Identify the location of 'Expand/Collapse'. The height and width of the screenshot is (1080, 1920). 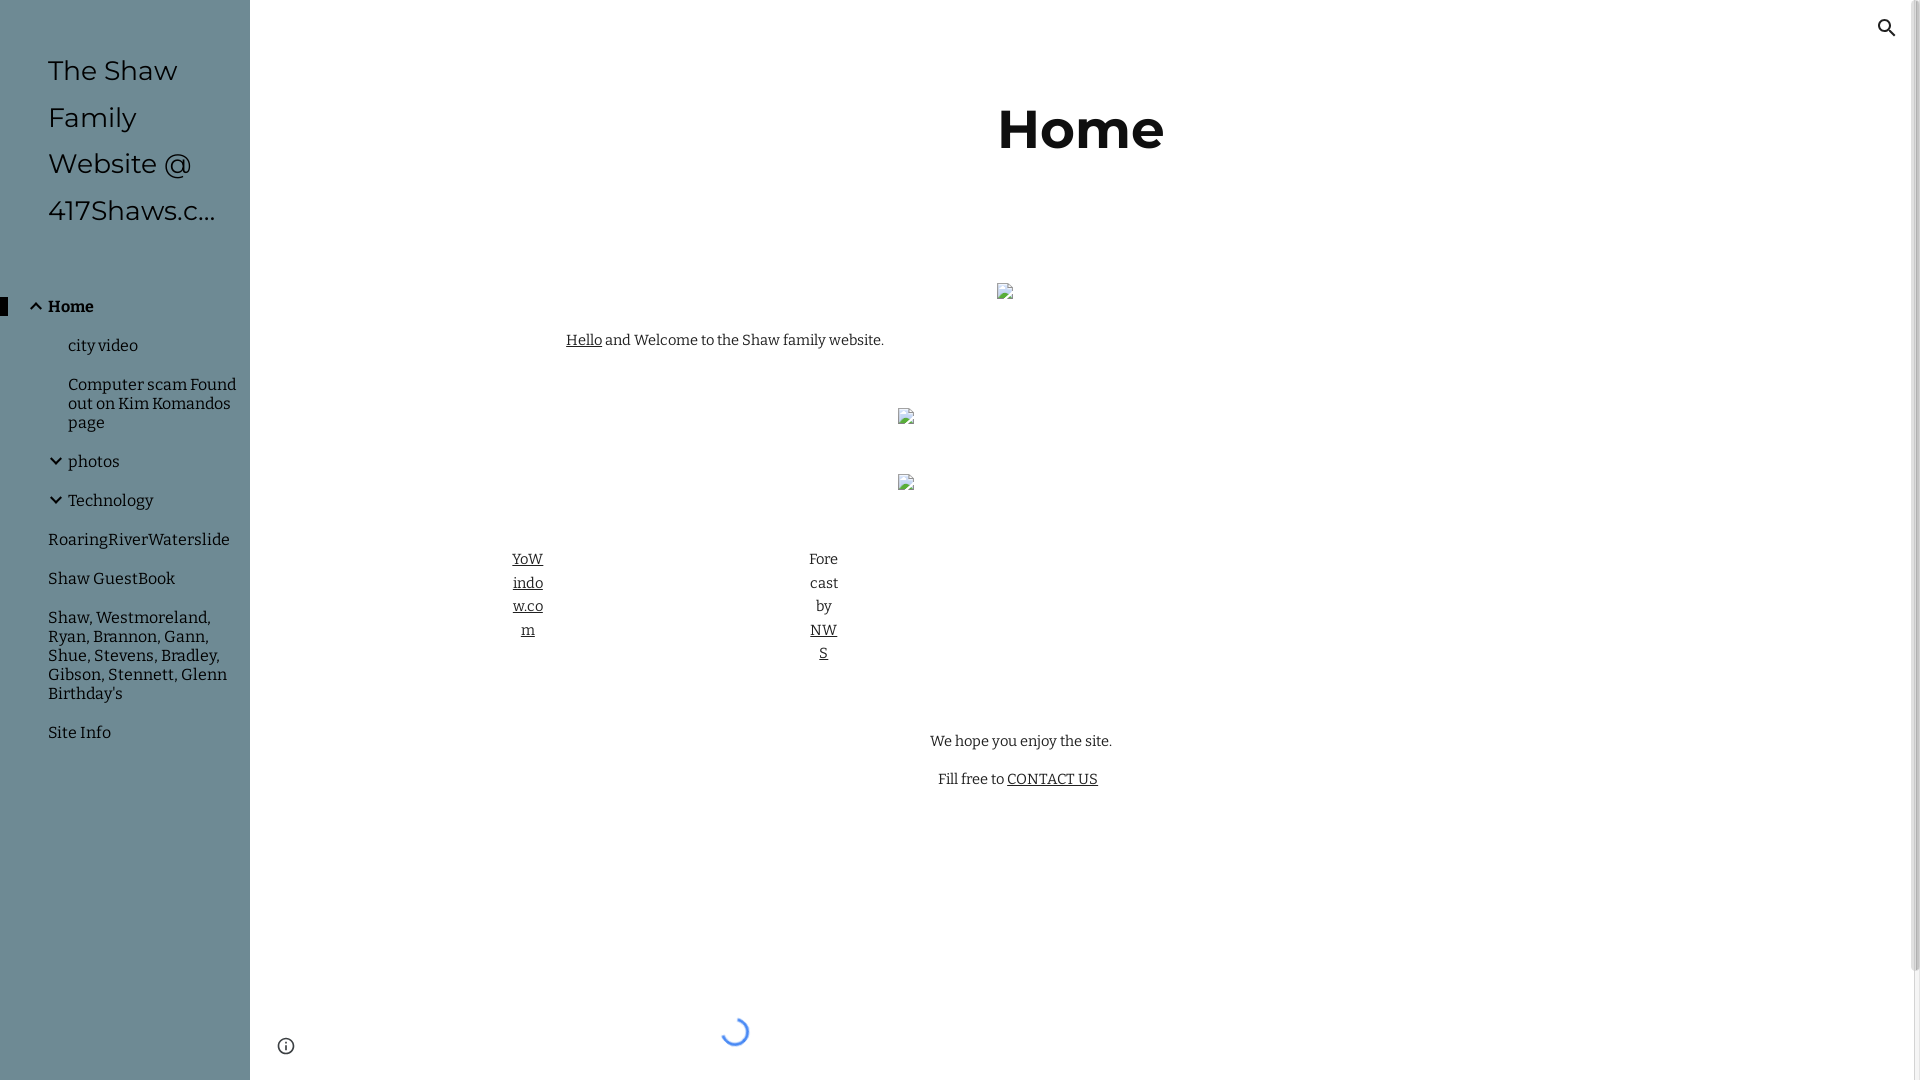
(49, 461).